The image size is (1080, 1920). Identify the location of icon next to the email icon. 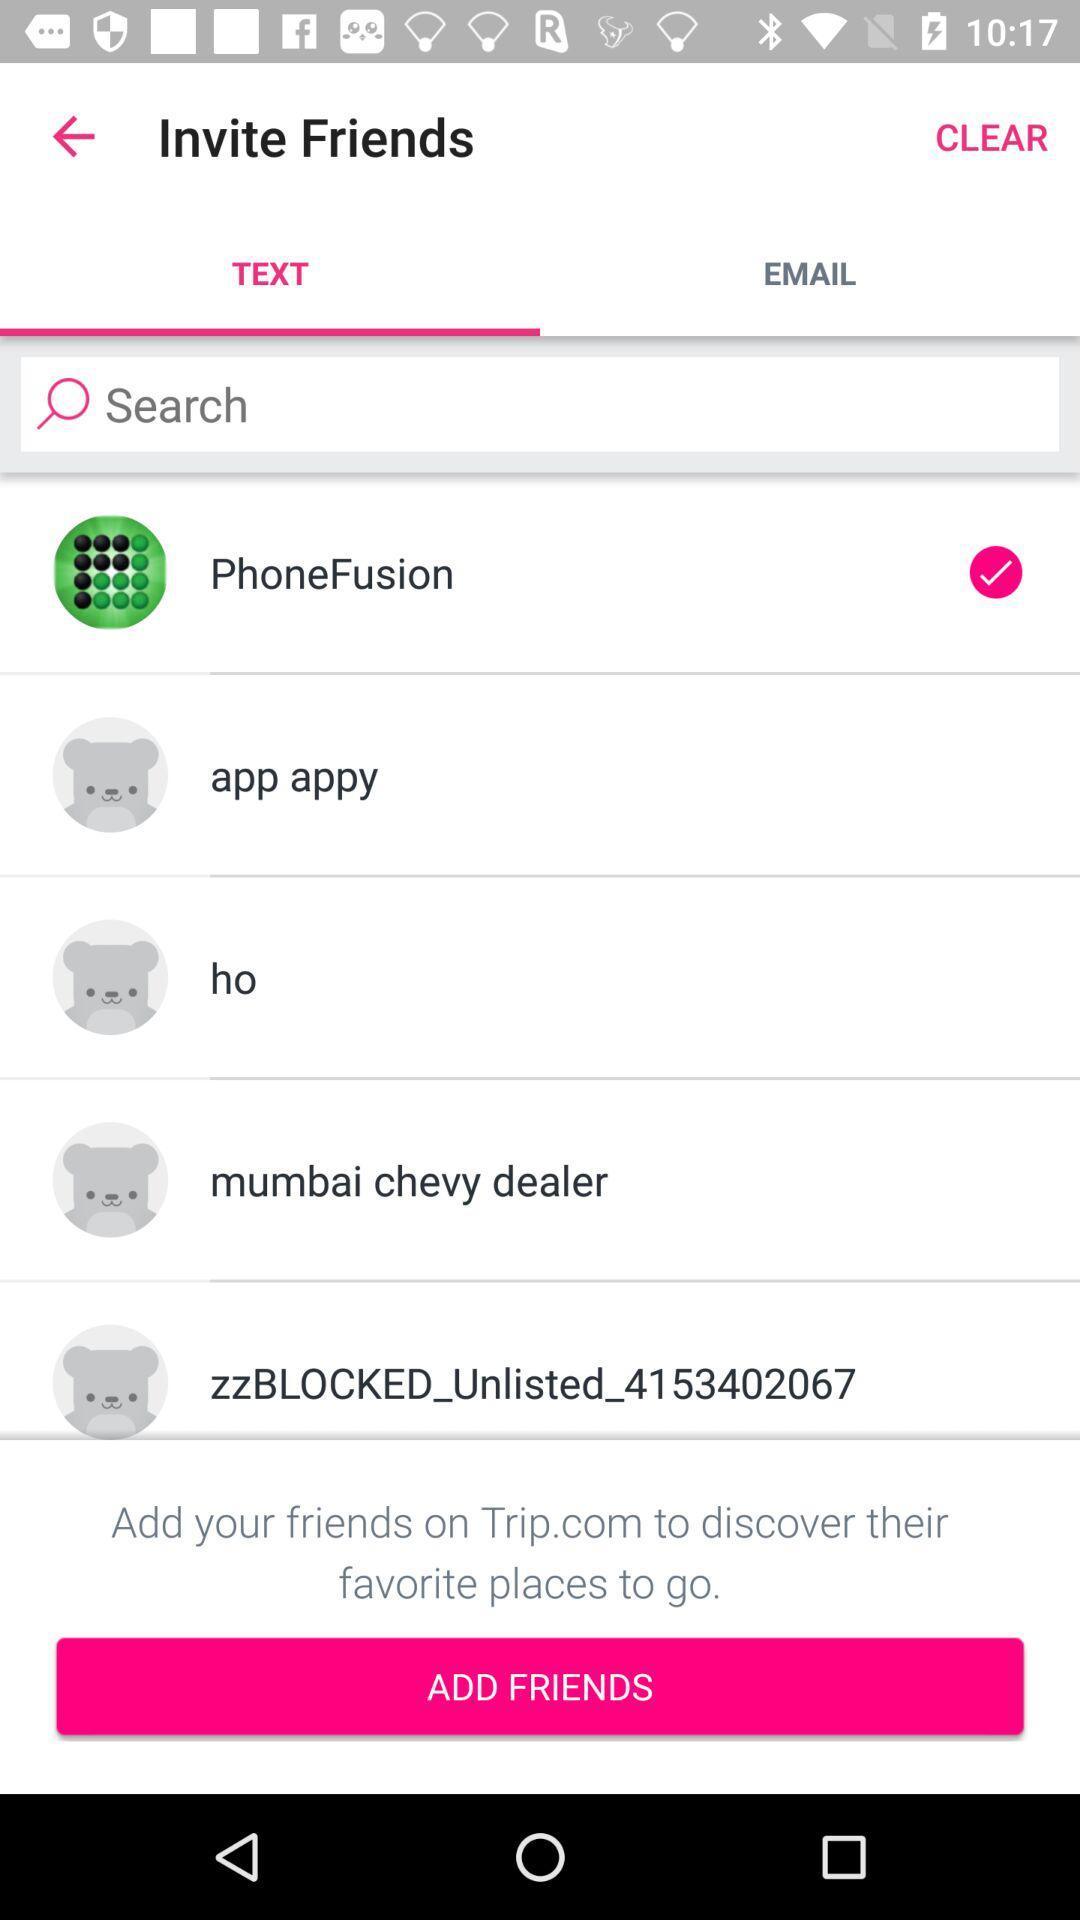
(270, 272).